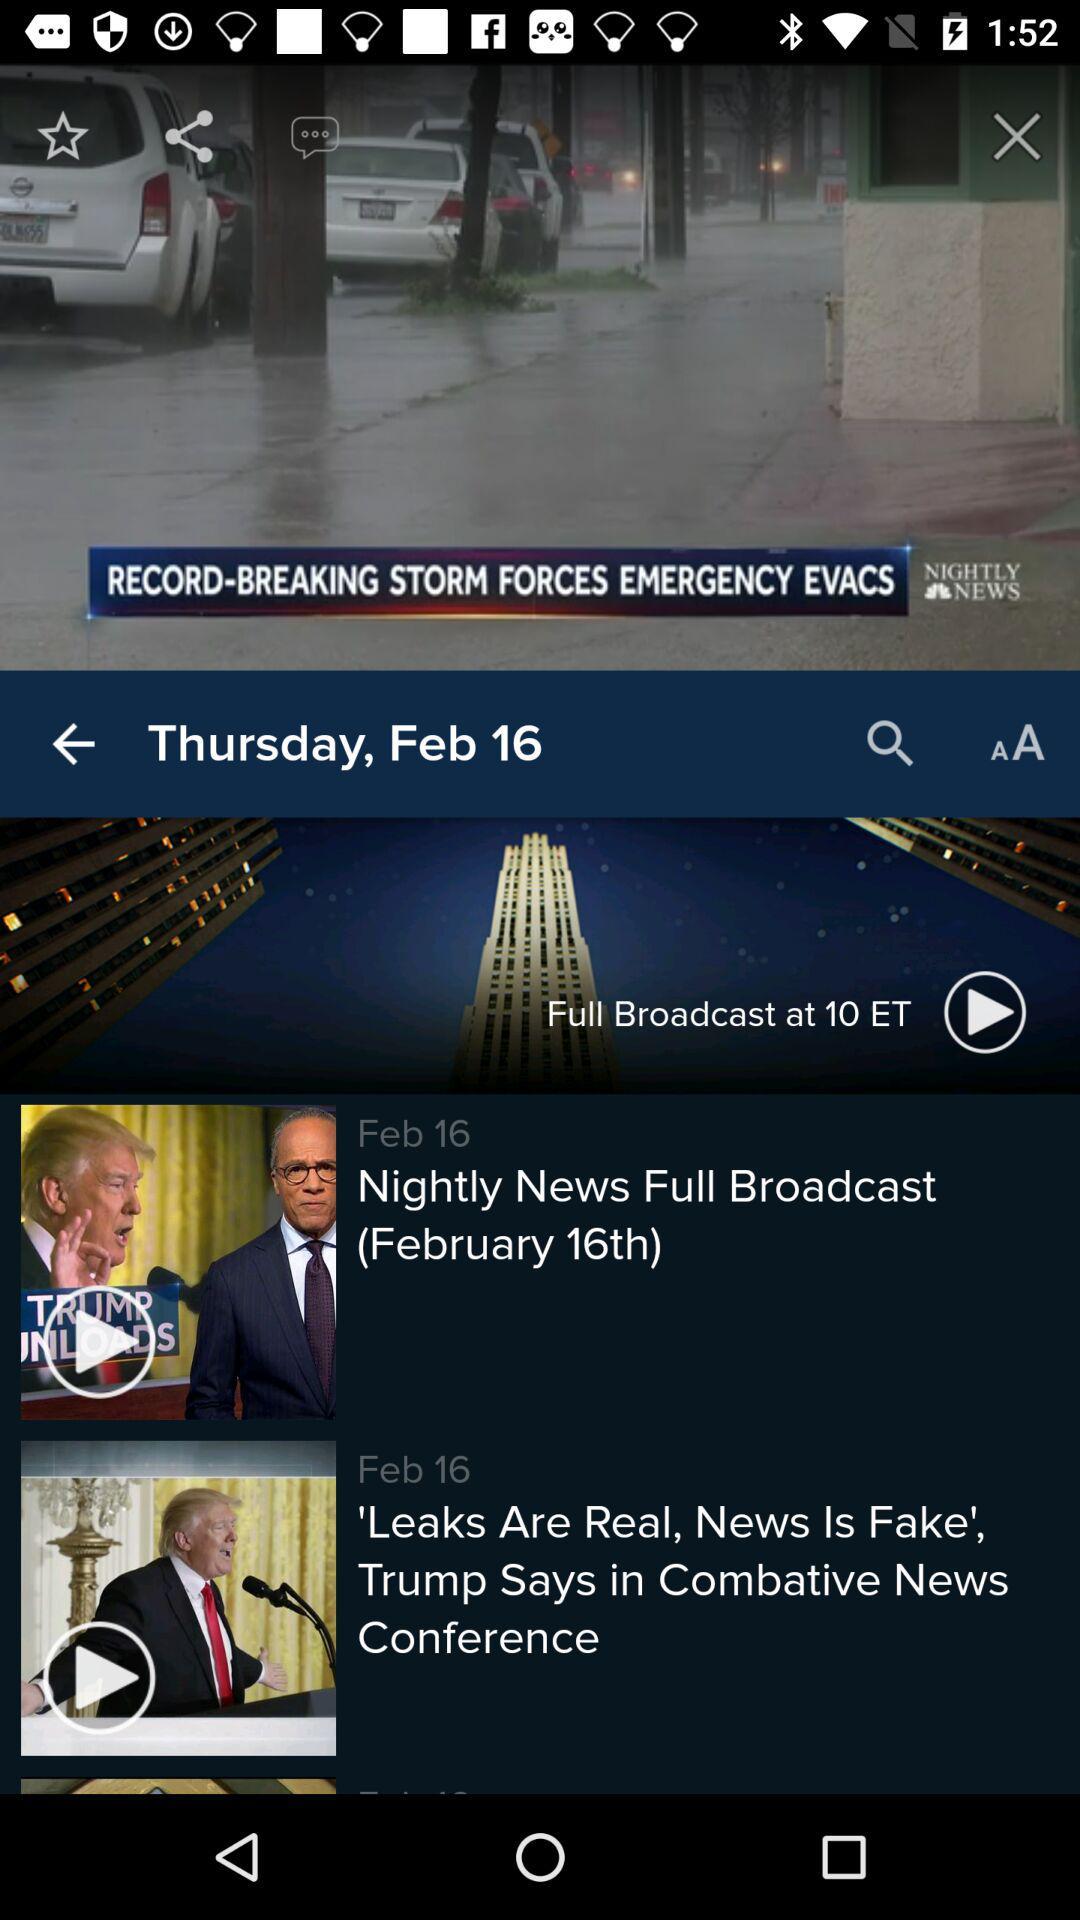 This screenshot has height=1920, width=1080. What do you see at coordinates (61, 135) in the screenshot?
I see `favorite video` at bounding box center [61, 135].